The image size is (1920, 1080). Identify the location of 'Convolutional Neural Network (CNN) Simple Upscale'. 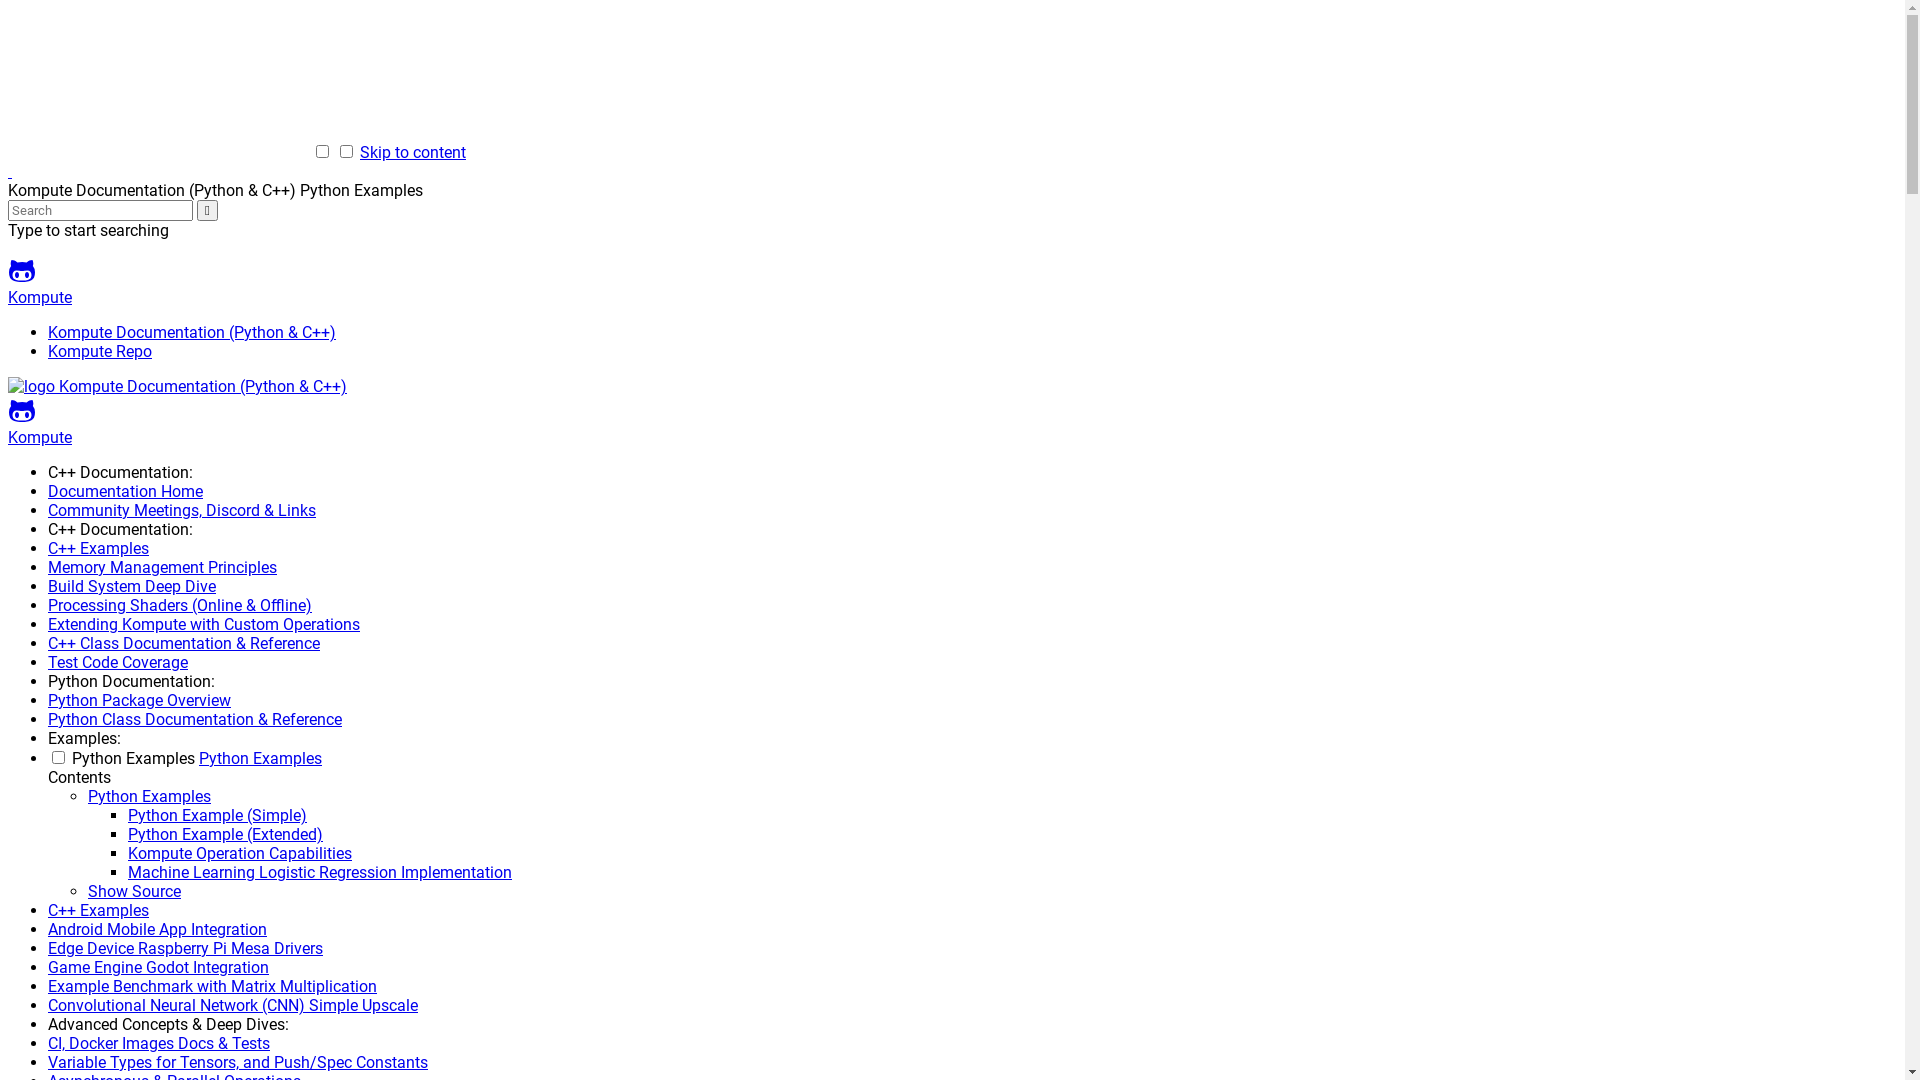
(233, 1005).